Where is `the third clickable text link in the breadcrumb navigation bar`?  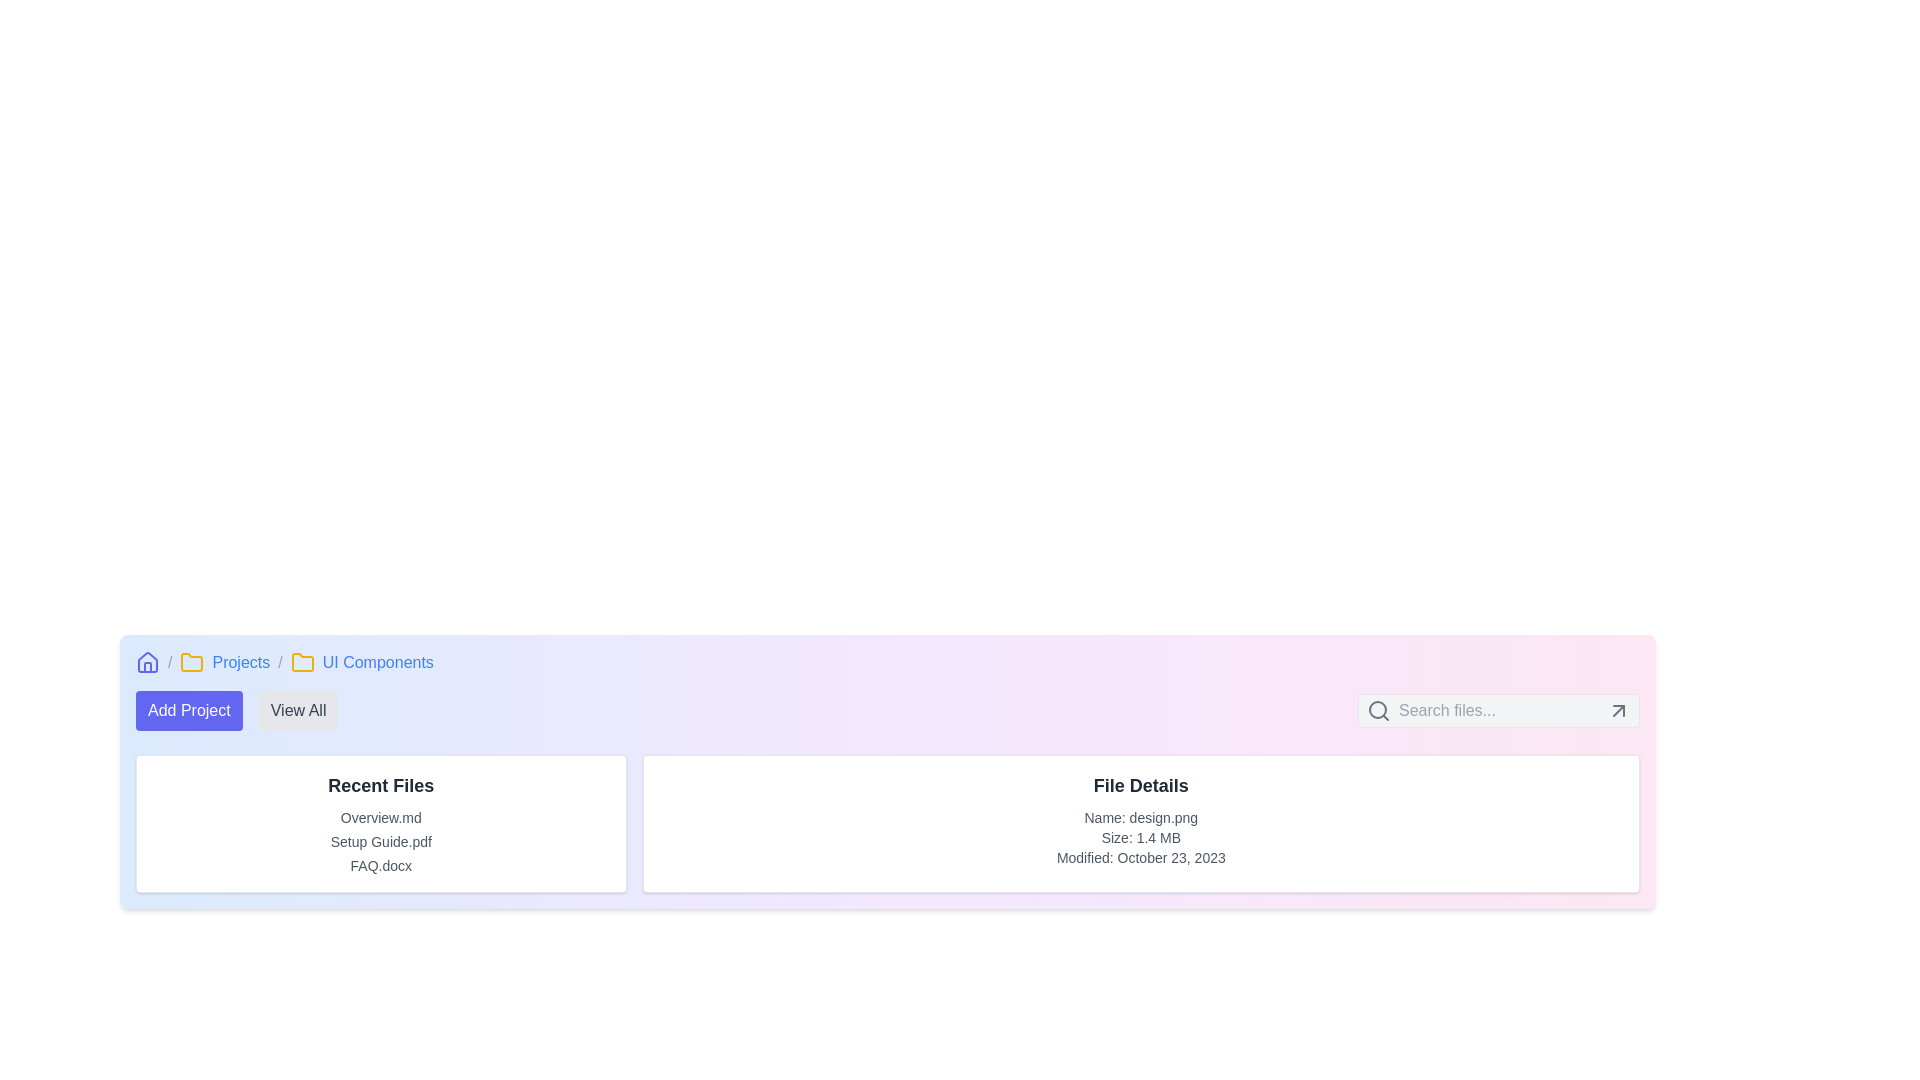 the third clickable text link in the breadcrumb navigation bar is located at coordinates (378, 663).